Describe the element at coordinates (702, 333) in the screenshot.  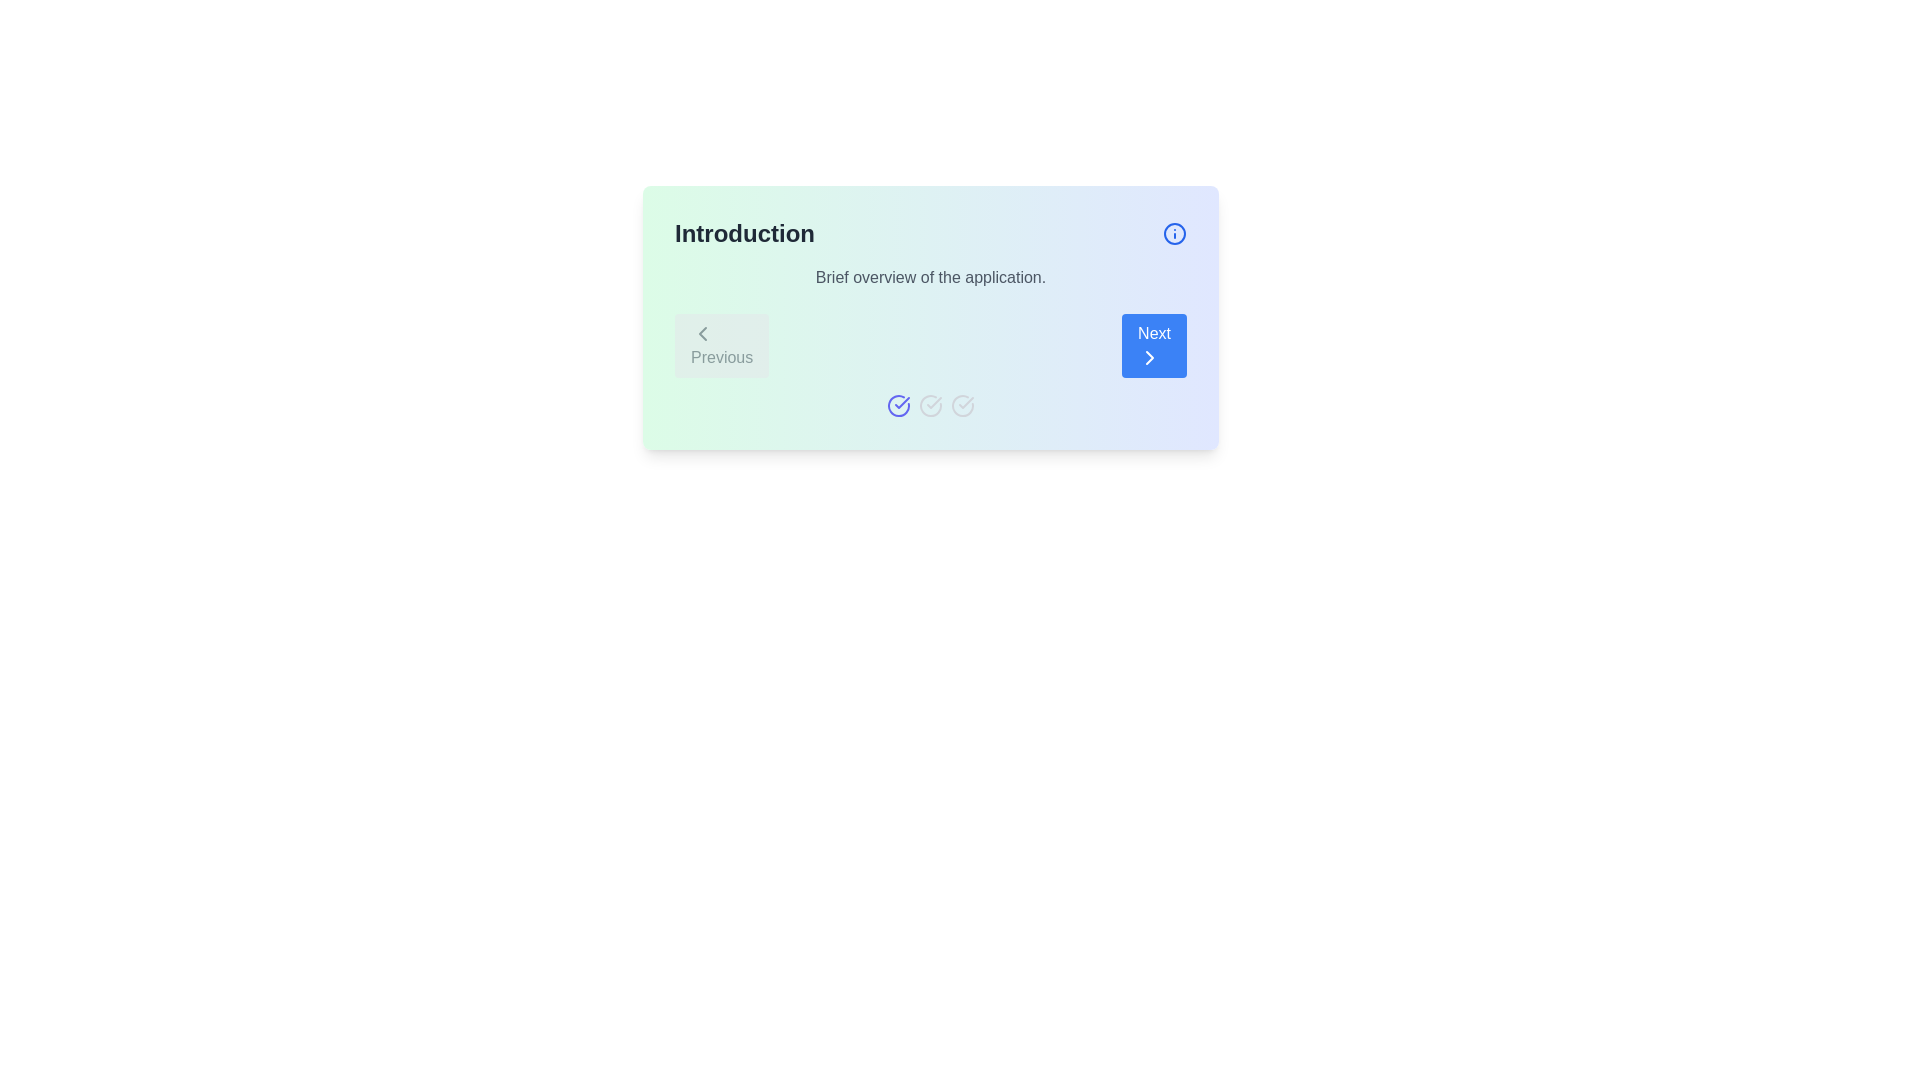
I see `the left-pointing chevron icon located within the 'Previous' button` at that location.